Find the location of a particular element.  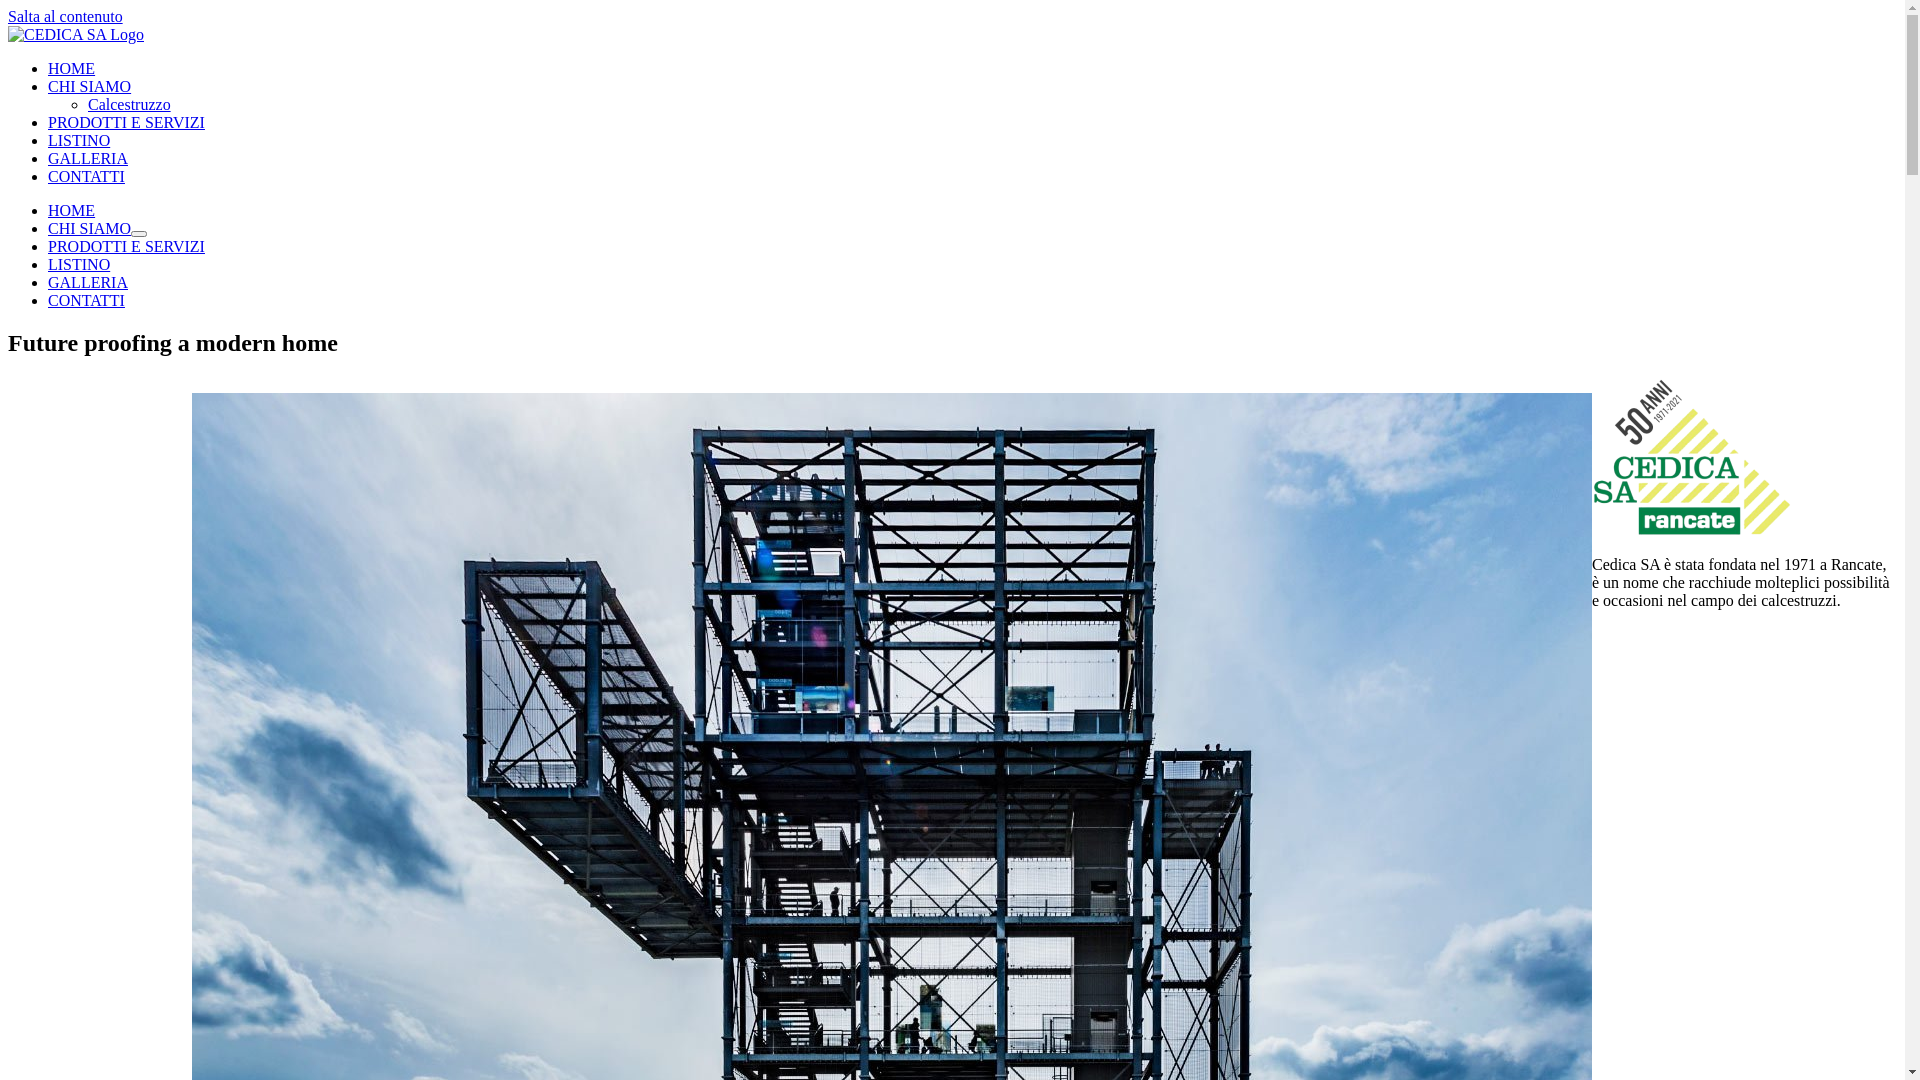

'HOME' is located at coordinates (71, 67).